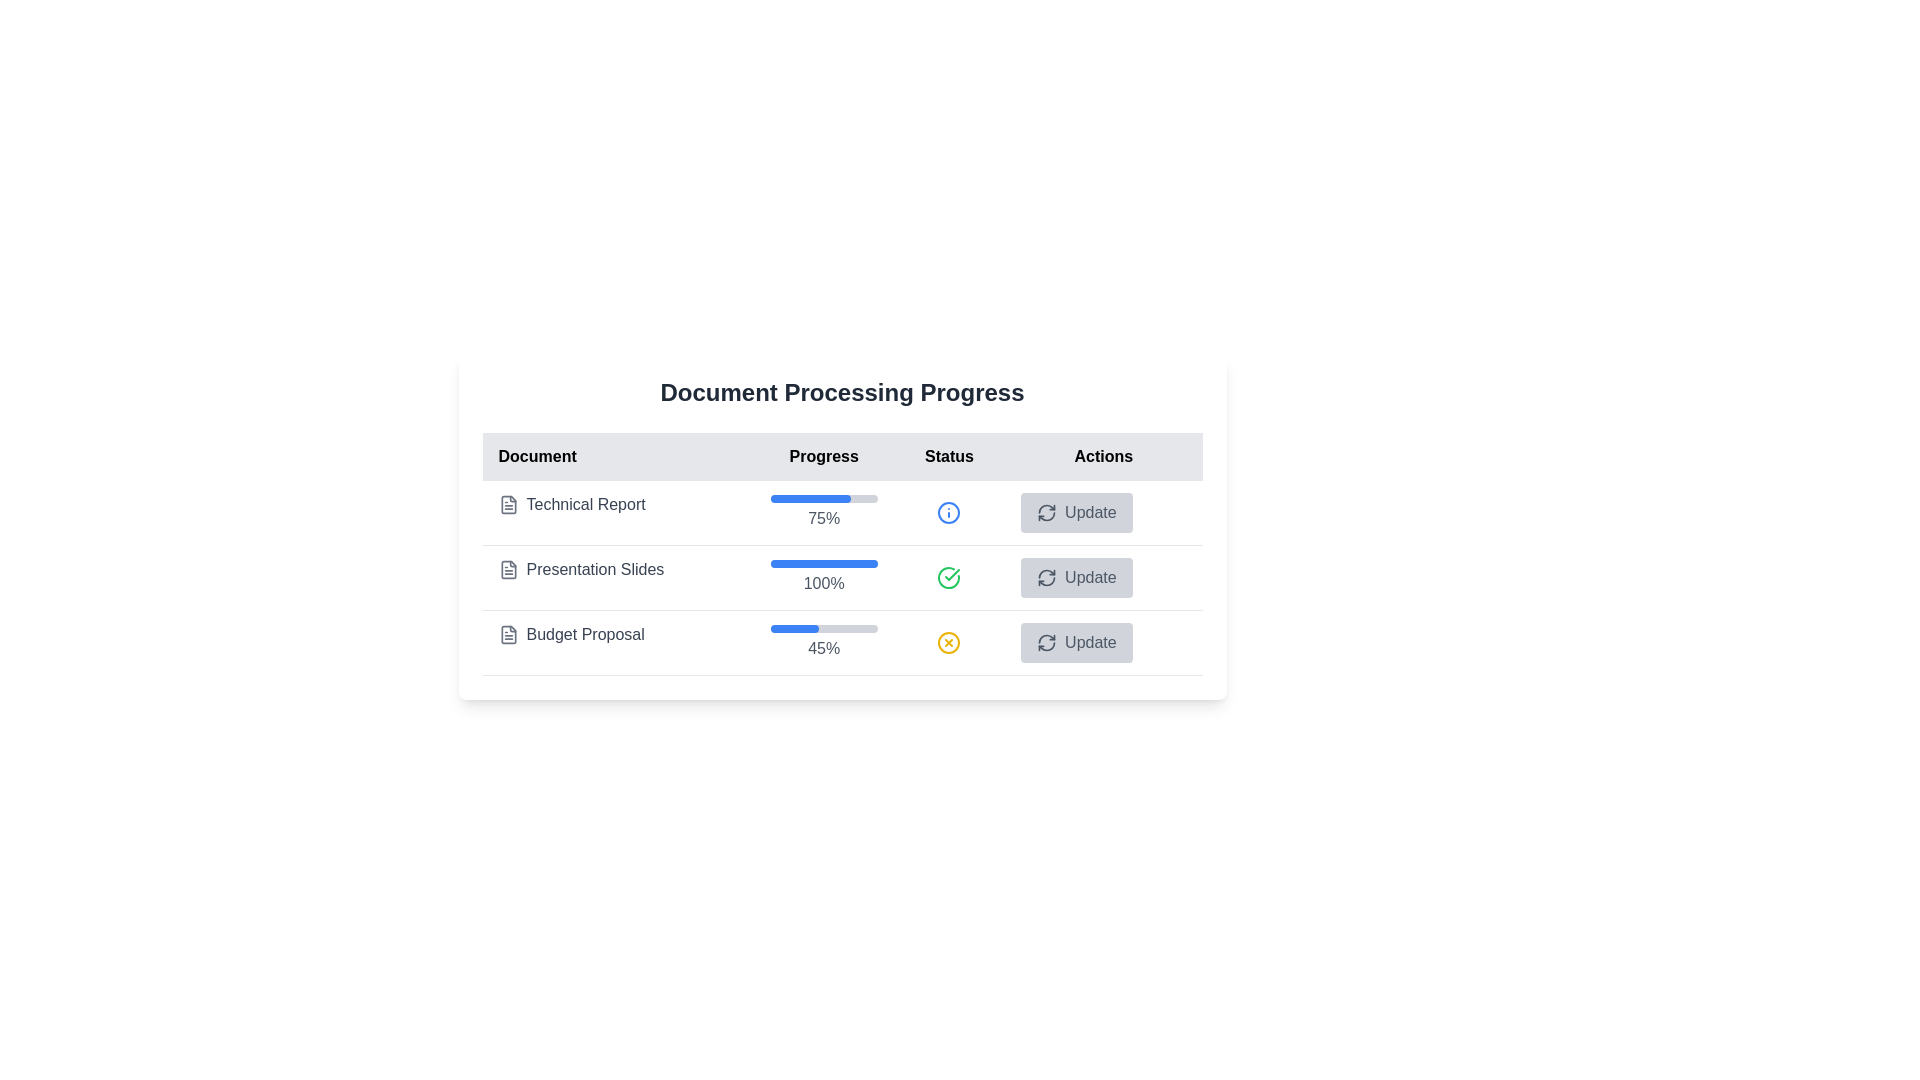 This screenshot has width=1920, height=1080. I want to click on the column header label indicating the status of the documents, located as the third item in the horizontal row of headers between 'Progress' and 'Actions', so click(948, 456).